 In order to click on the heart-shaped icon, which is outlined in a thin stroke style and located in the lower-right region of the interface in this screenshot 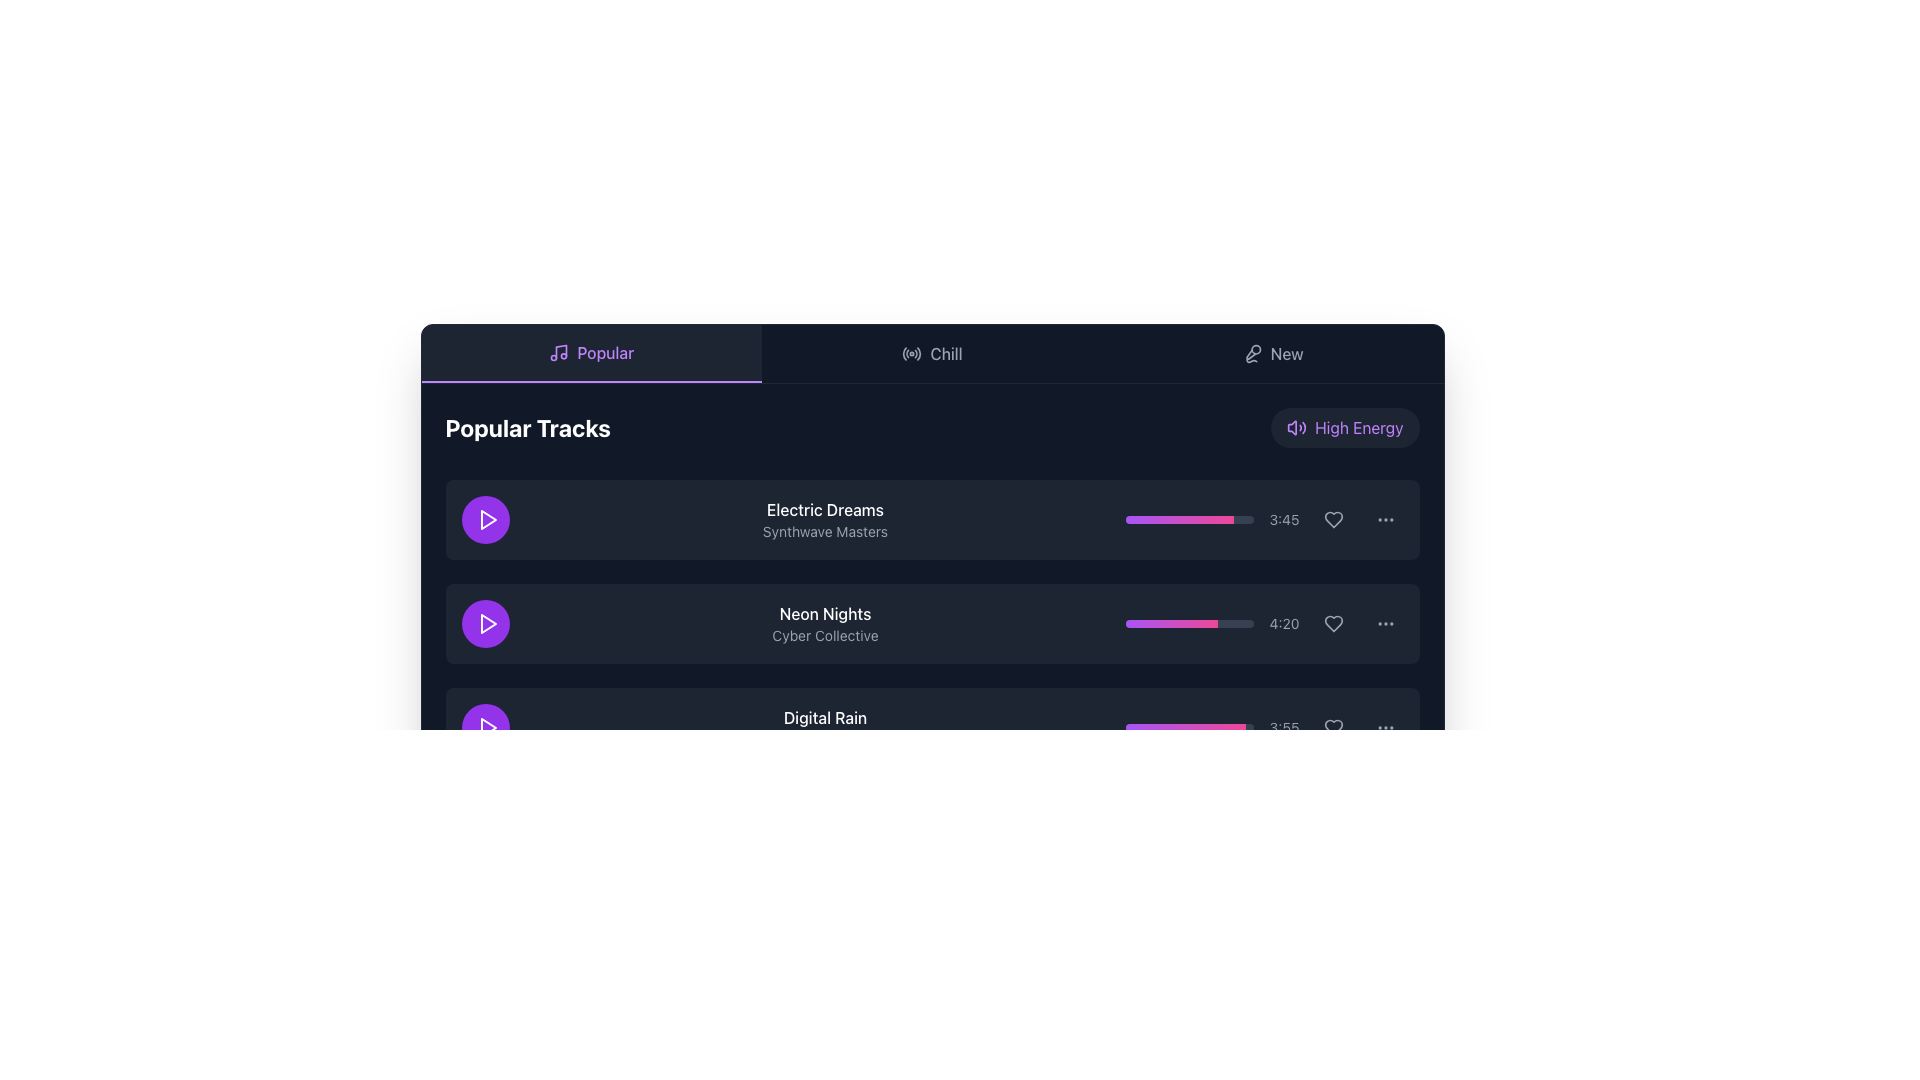, I will do `click(1333, 728)`.